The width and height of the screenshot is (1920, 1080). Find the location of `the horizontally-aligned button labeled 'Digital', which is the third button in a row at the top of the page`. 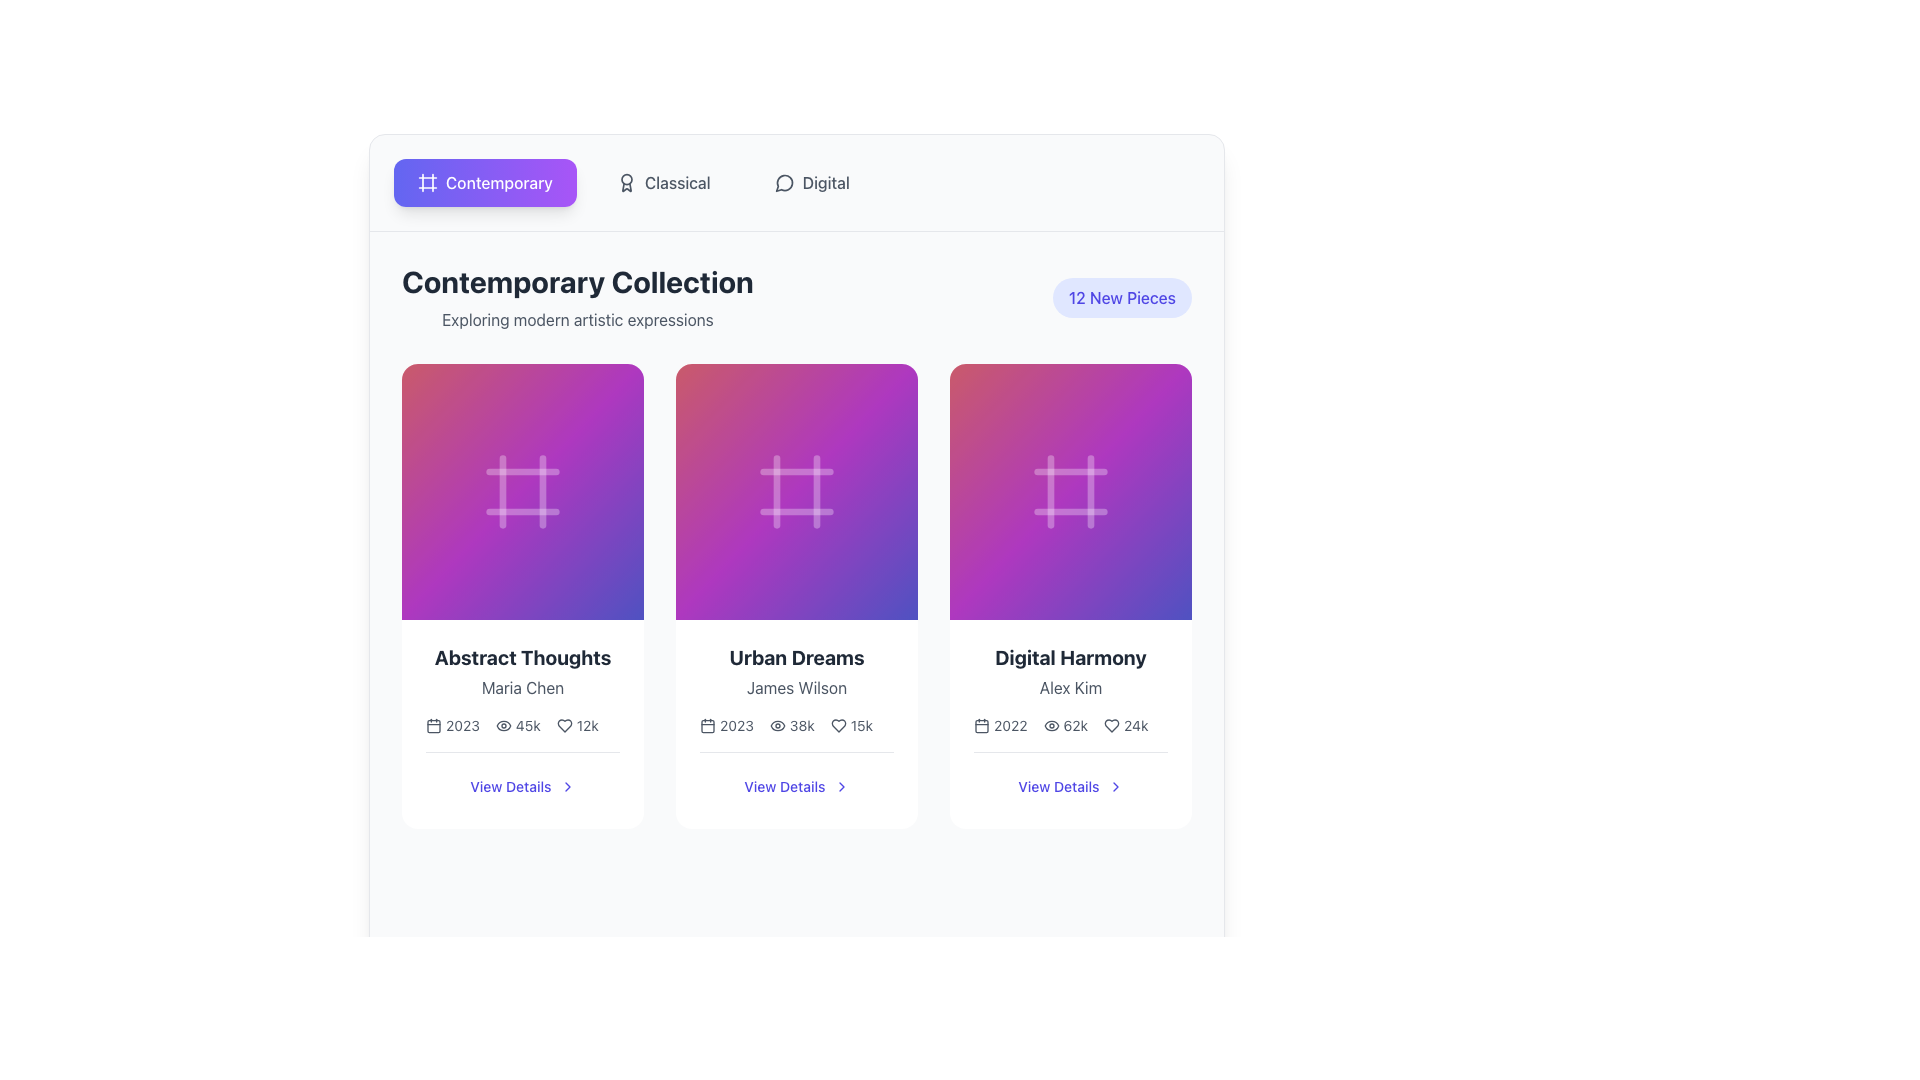

the horizontally-aligned button labeled 'Digital', which is the third button in a row at the top of the page is located at coordinates (811, 182).